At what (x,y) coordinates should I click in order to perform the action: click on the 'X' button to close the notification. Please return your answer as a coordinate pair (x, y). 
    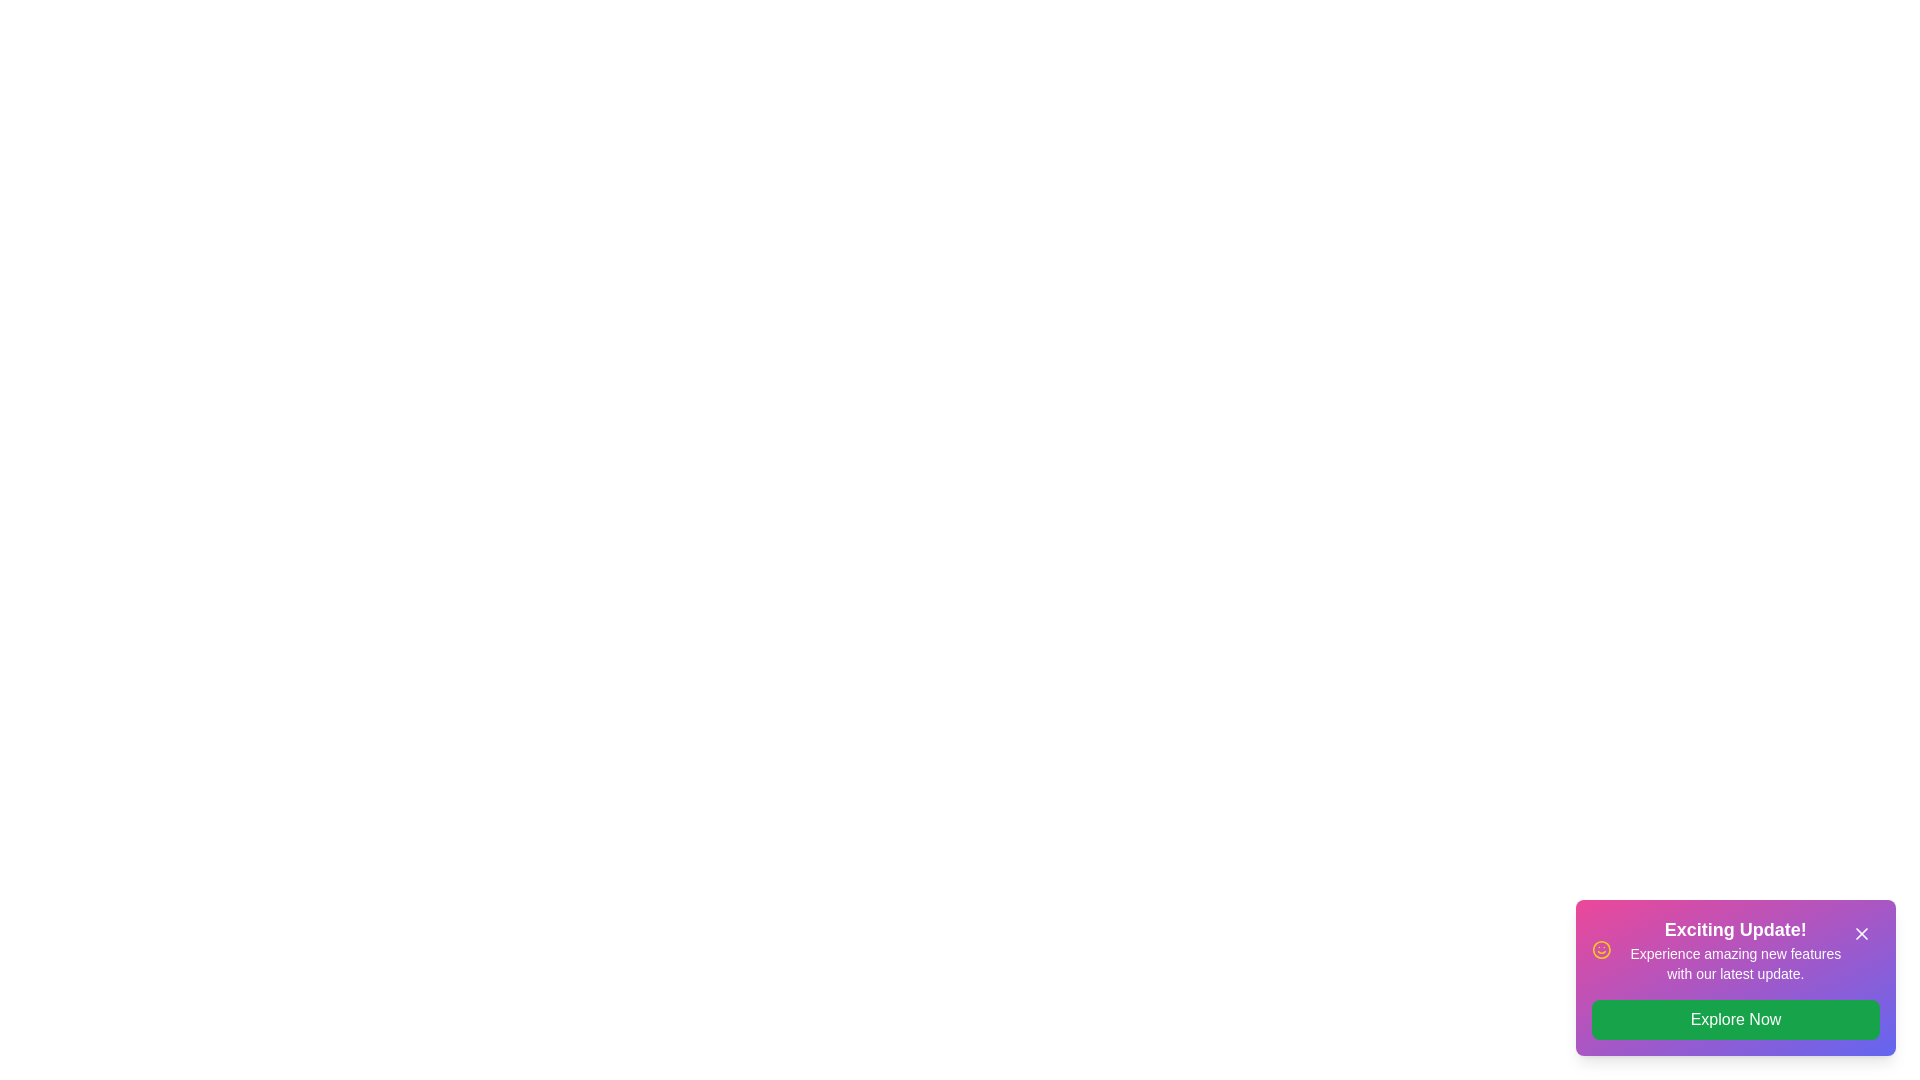
    Looking at the image, I should click on (1861, 933).